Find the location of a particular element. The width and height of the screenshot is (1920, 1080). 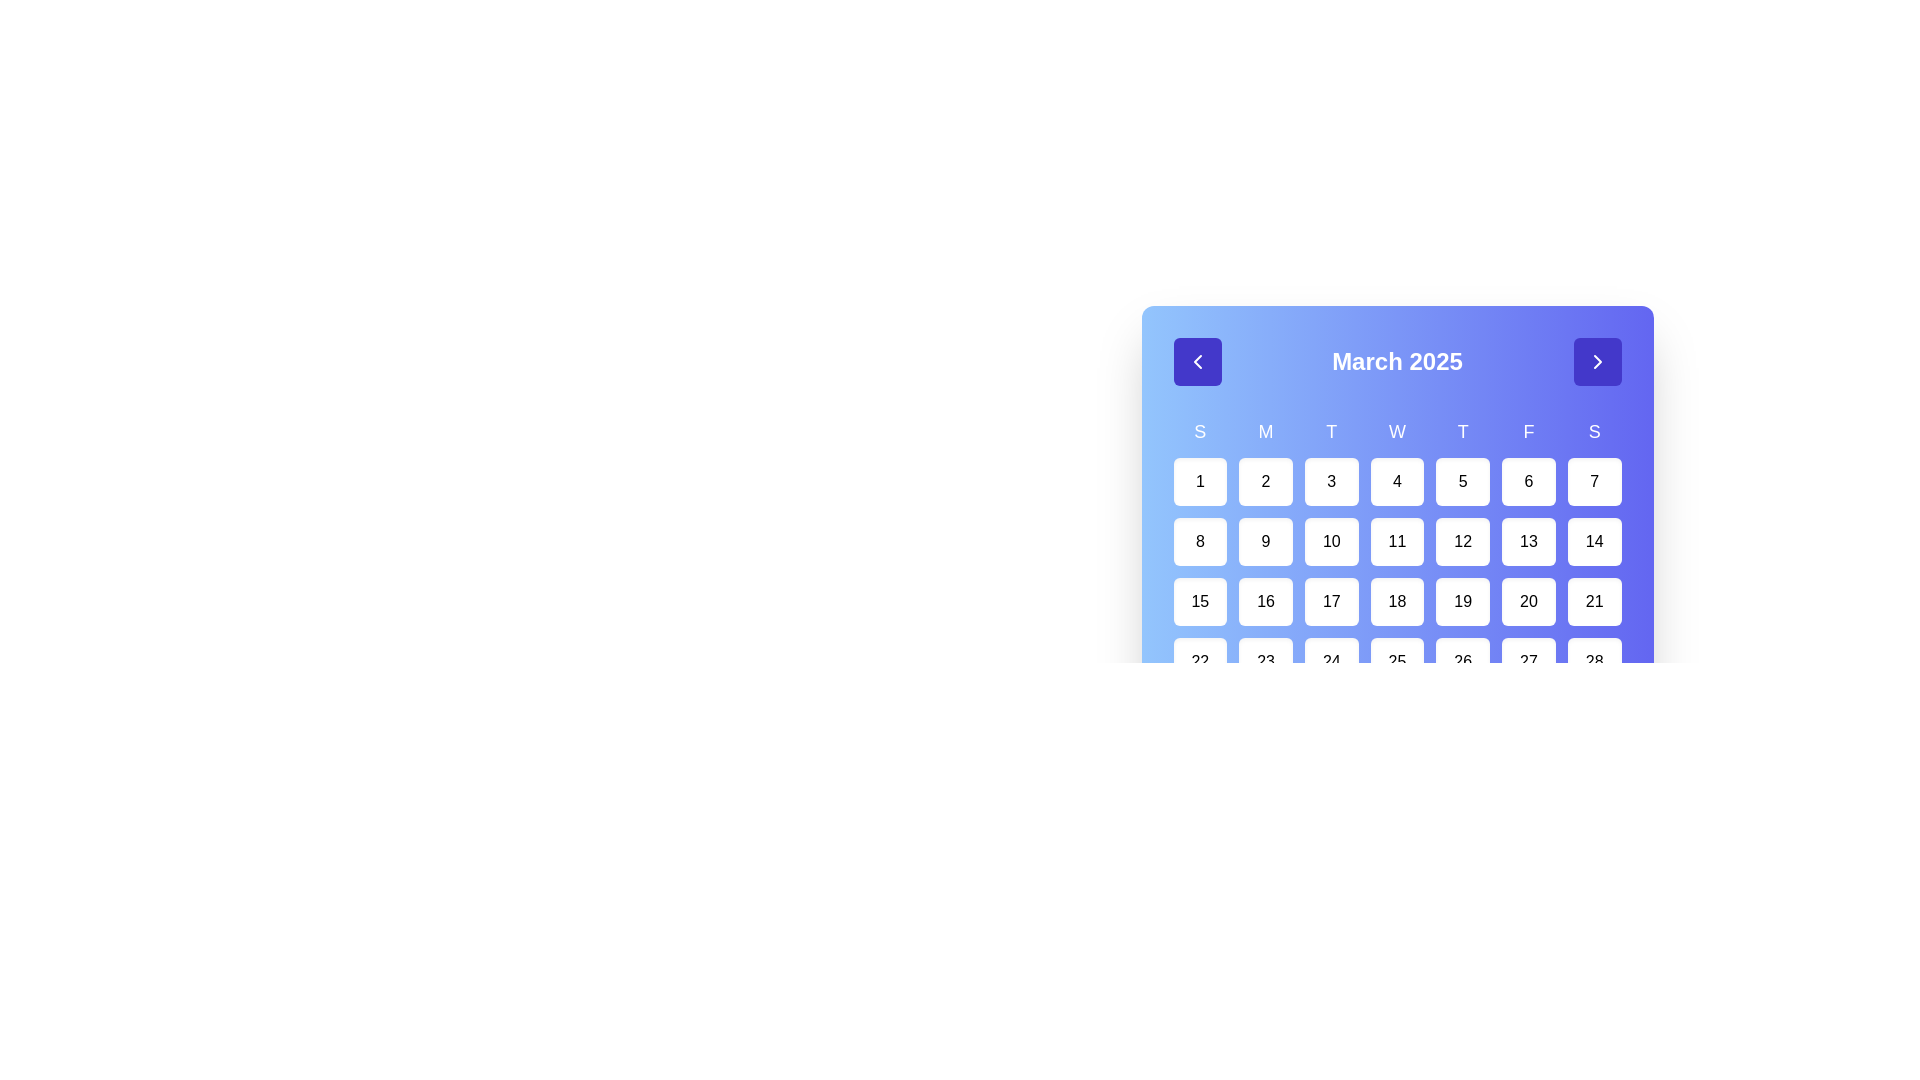

the rounded square button with a white background and the number '28' in bold black text located in the last column under 'S' in the calendar layout is located at coordinates (1593, 662).